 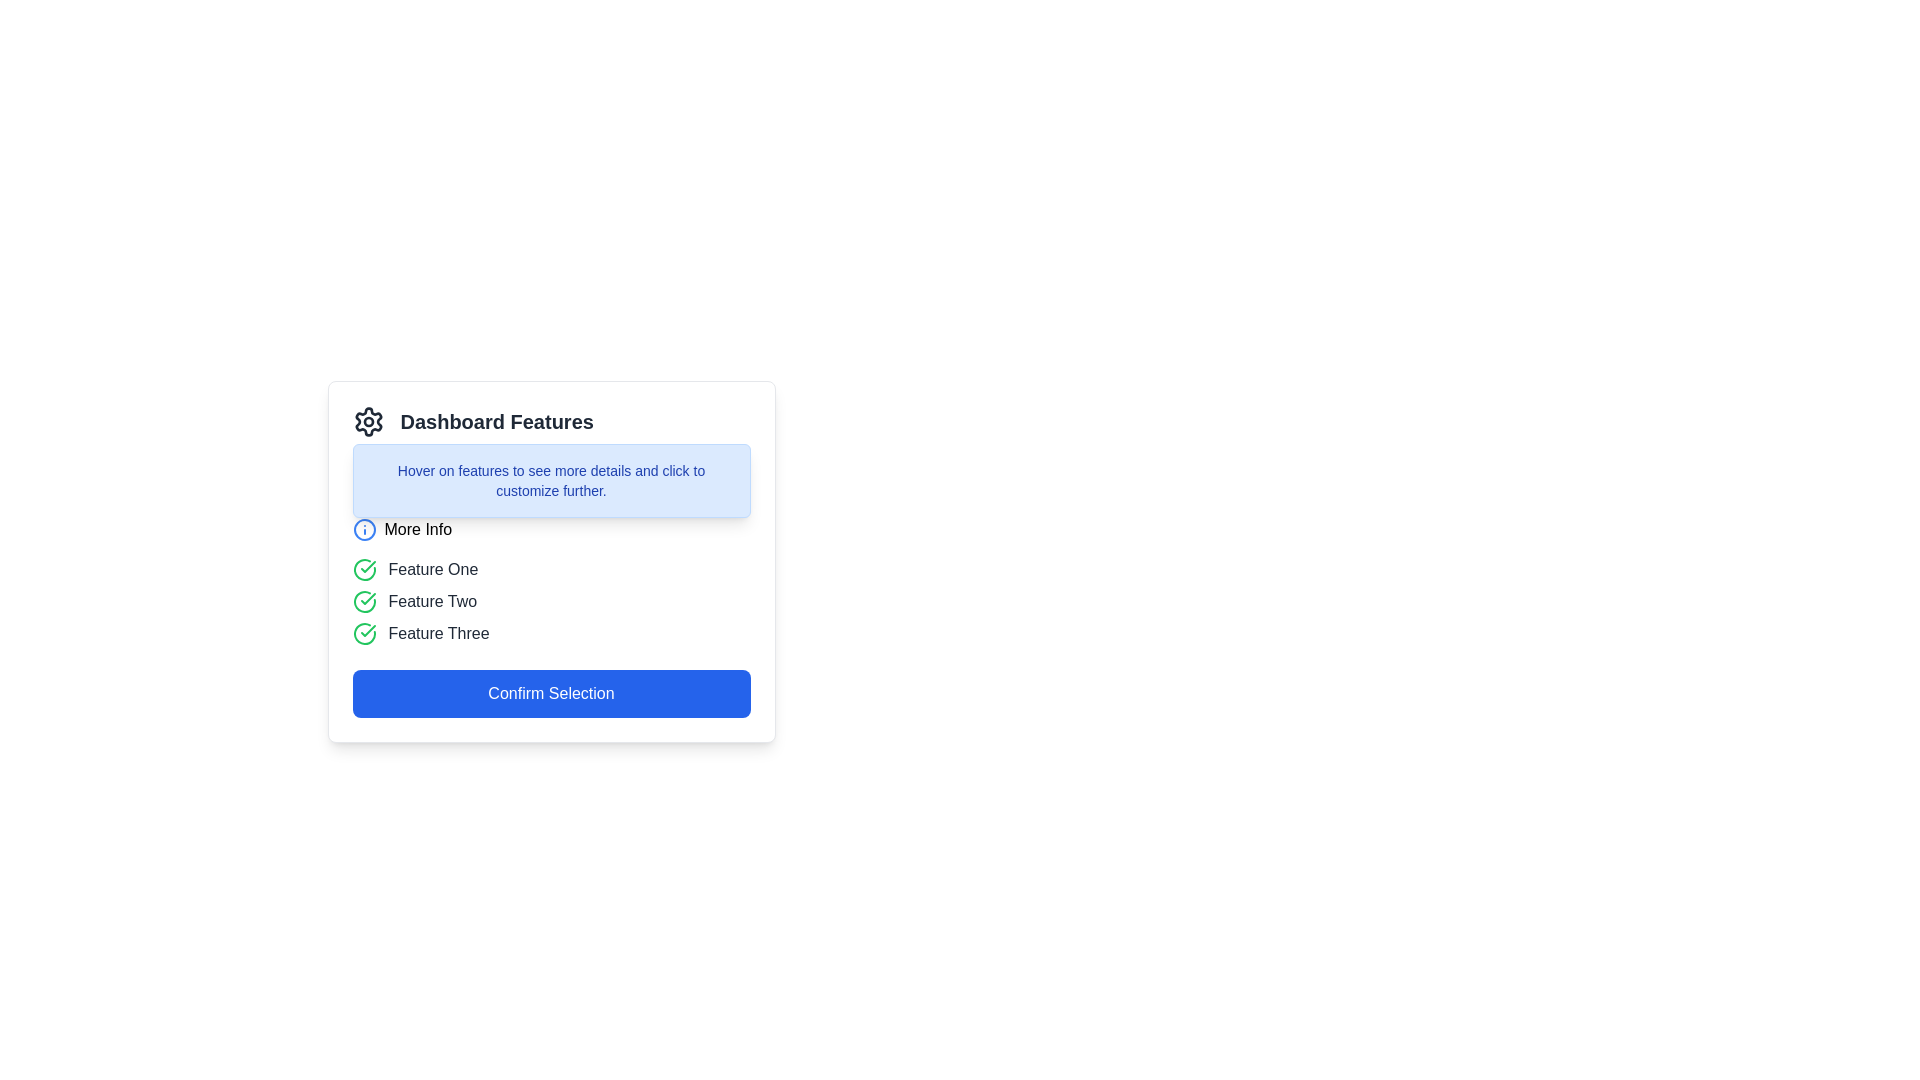 I want to click on the green circular checkmark icon associated with 'Feature Two' in the 'Dashboard Features' section, so click(x=364, y=600).